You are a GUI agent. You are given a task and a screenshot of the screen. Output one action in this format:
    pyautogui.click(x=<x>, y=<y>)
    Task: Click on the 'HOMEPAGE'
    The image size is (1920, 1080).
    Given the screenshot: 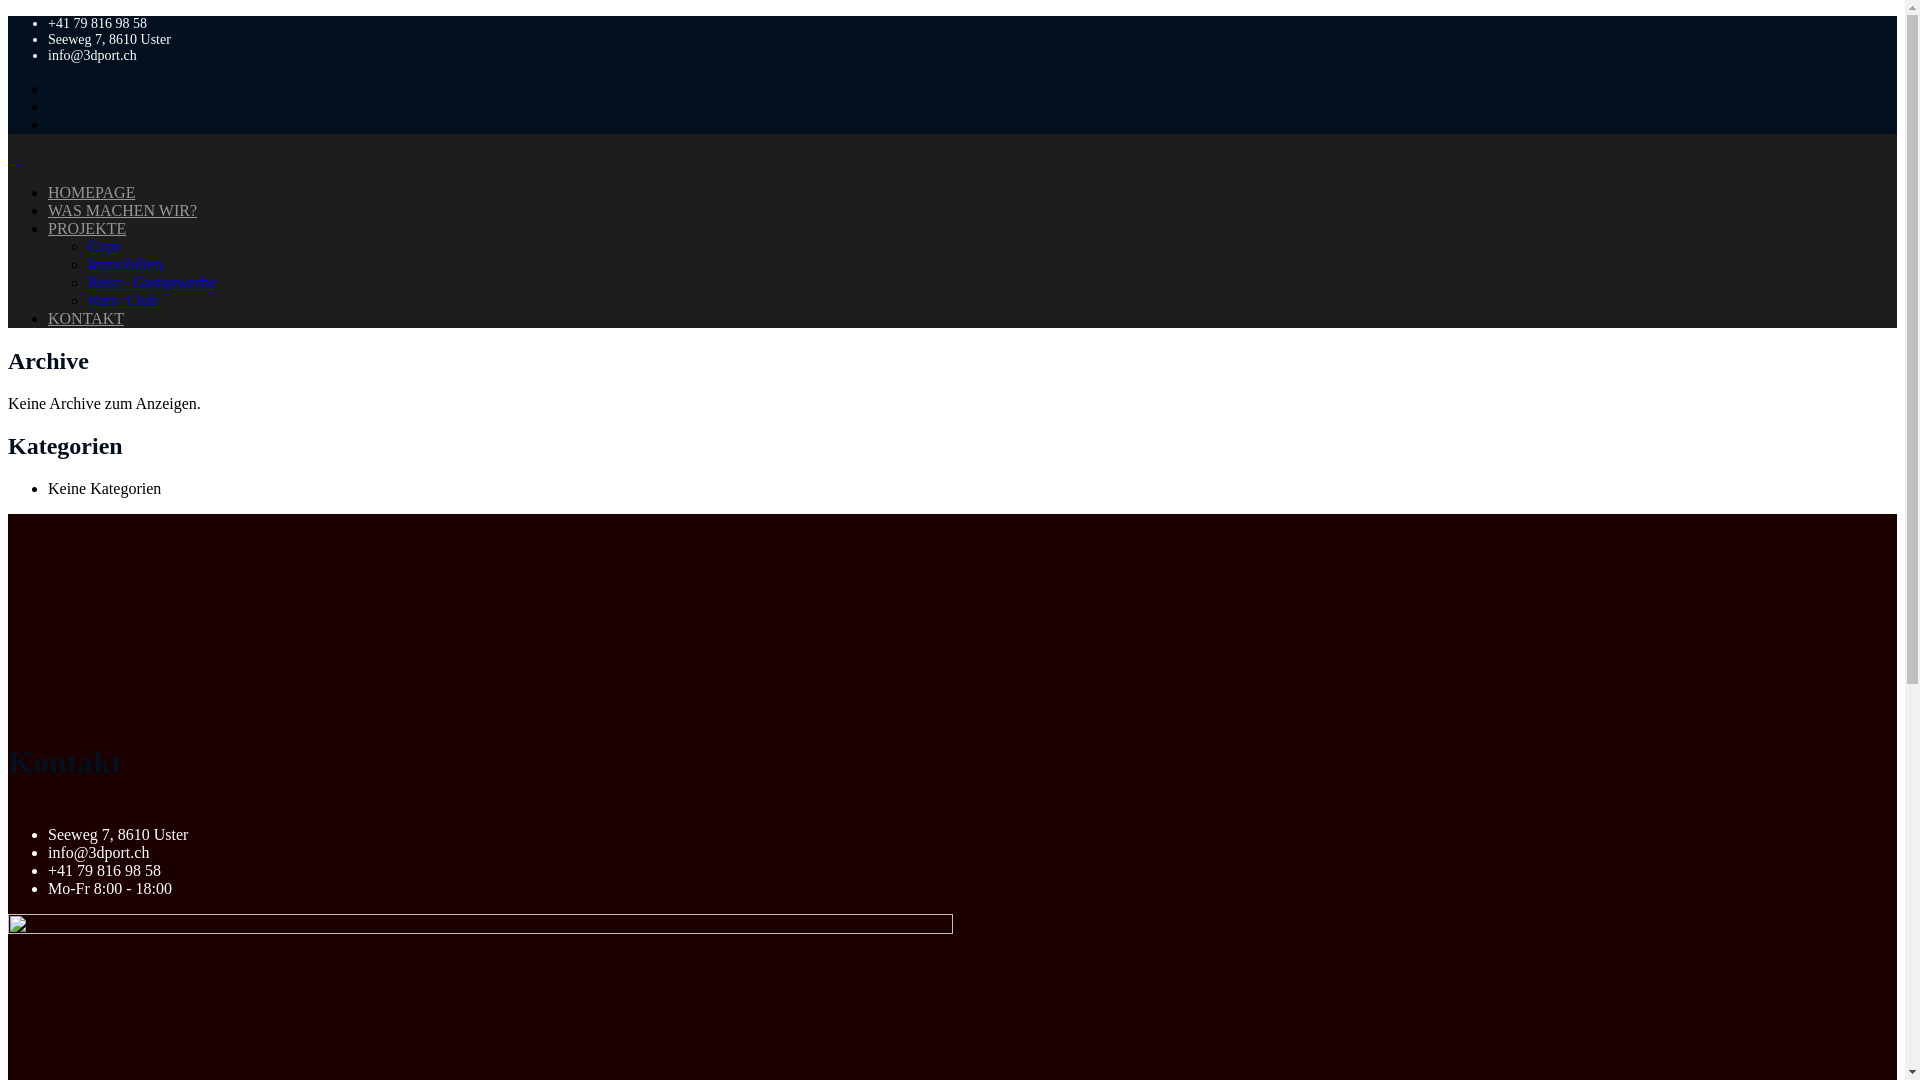 What is the action you would take?
    pyautogui.click(x=90, y=192)
    